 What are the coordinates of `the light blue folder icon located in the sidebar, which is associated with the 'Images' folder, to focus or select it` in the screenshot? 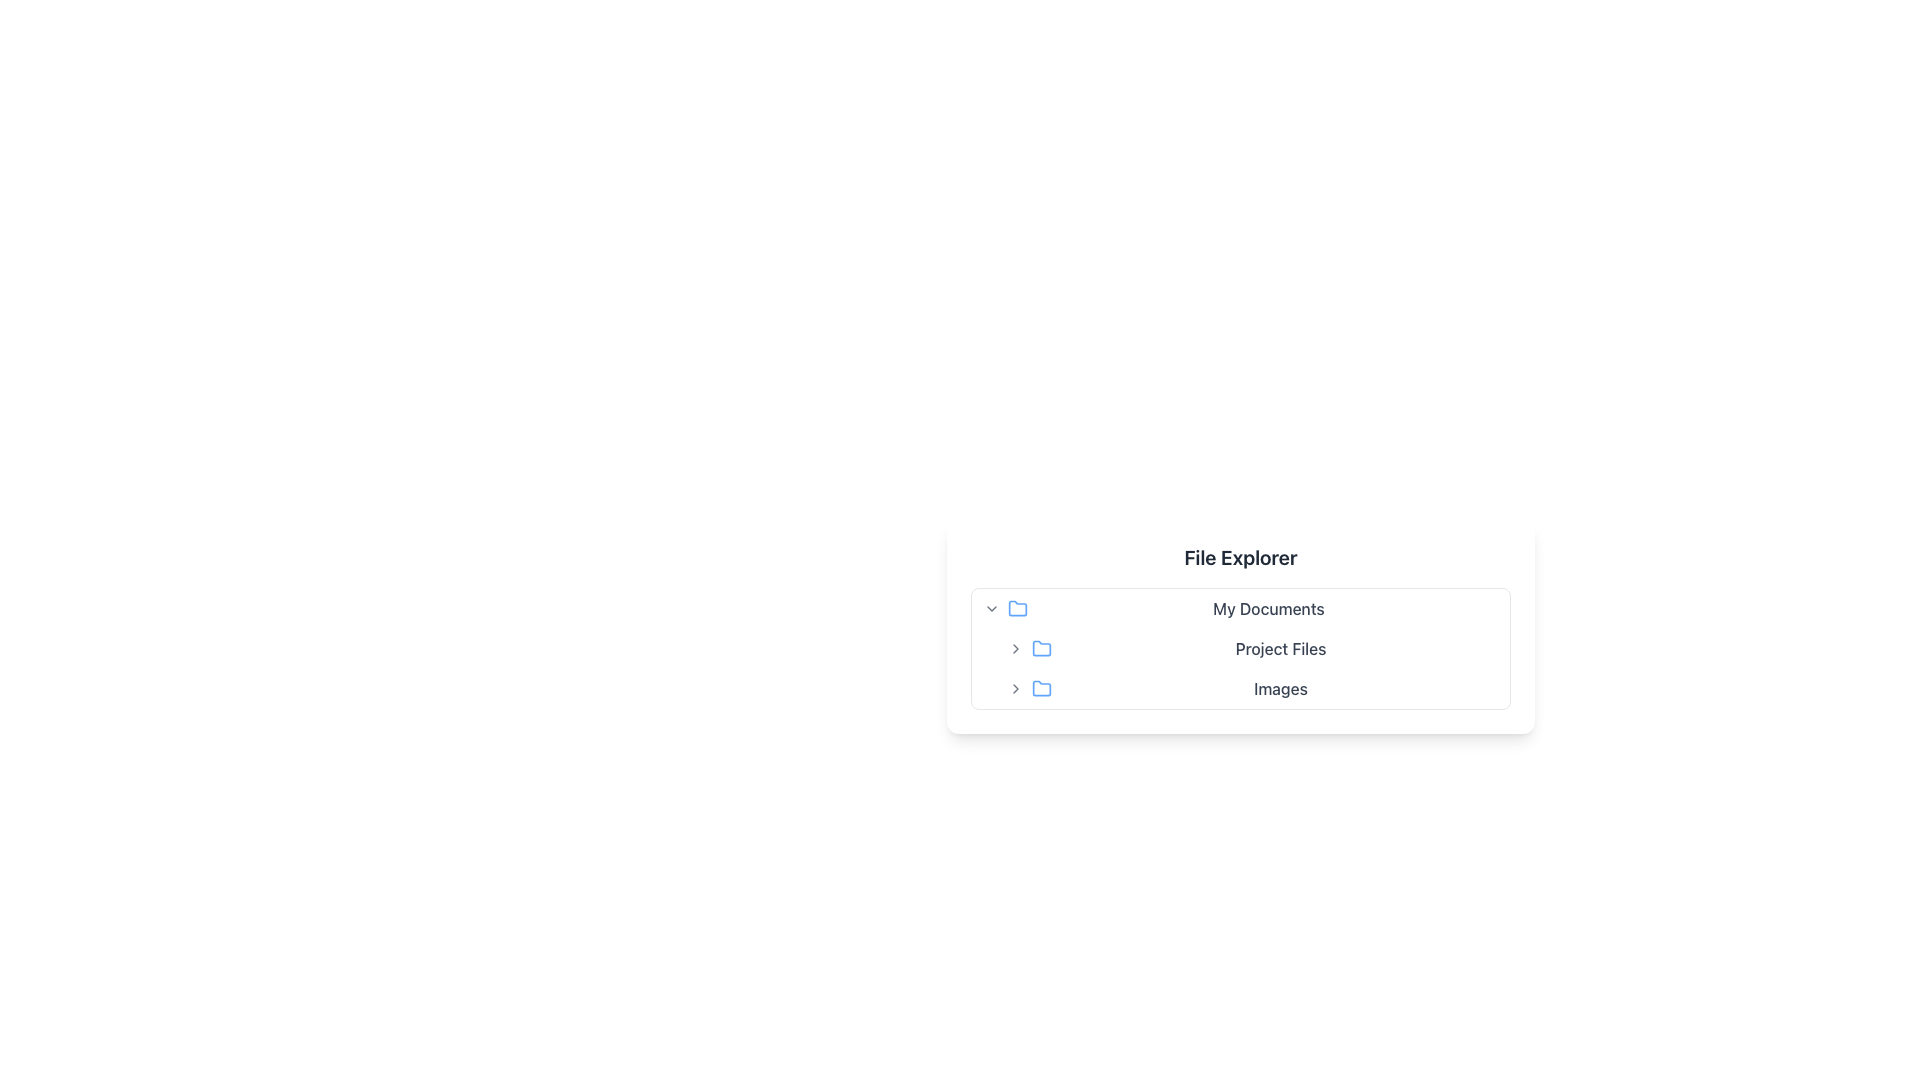 It's located at (1040, 688).